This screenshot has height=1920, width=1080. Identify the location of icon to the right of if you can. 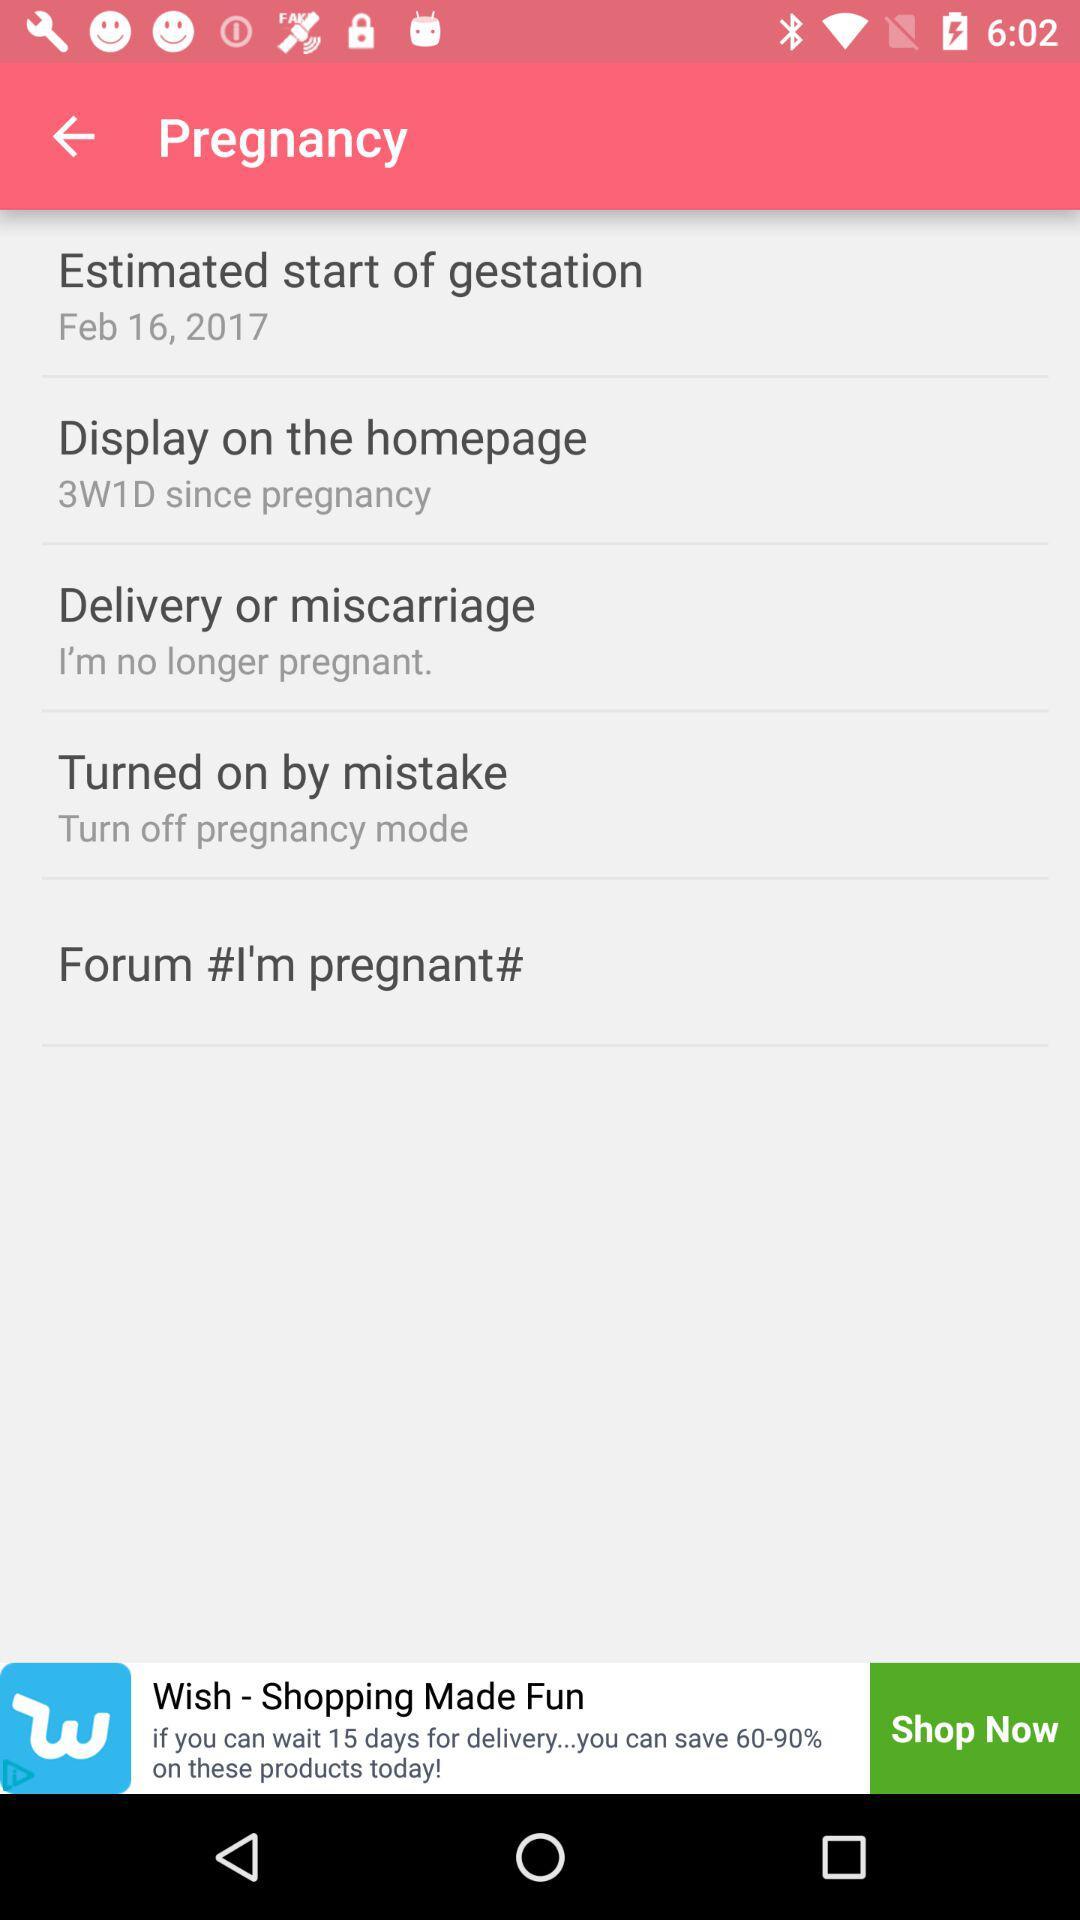
(974, 1727).